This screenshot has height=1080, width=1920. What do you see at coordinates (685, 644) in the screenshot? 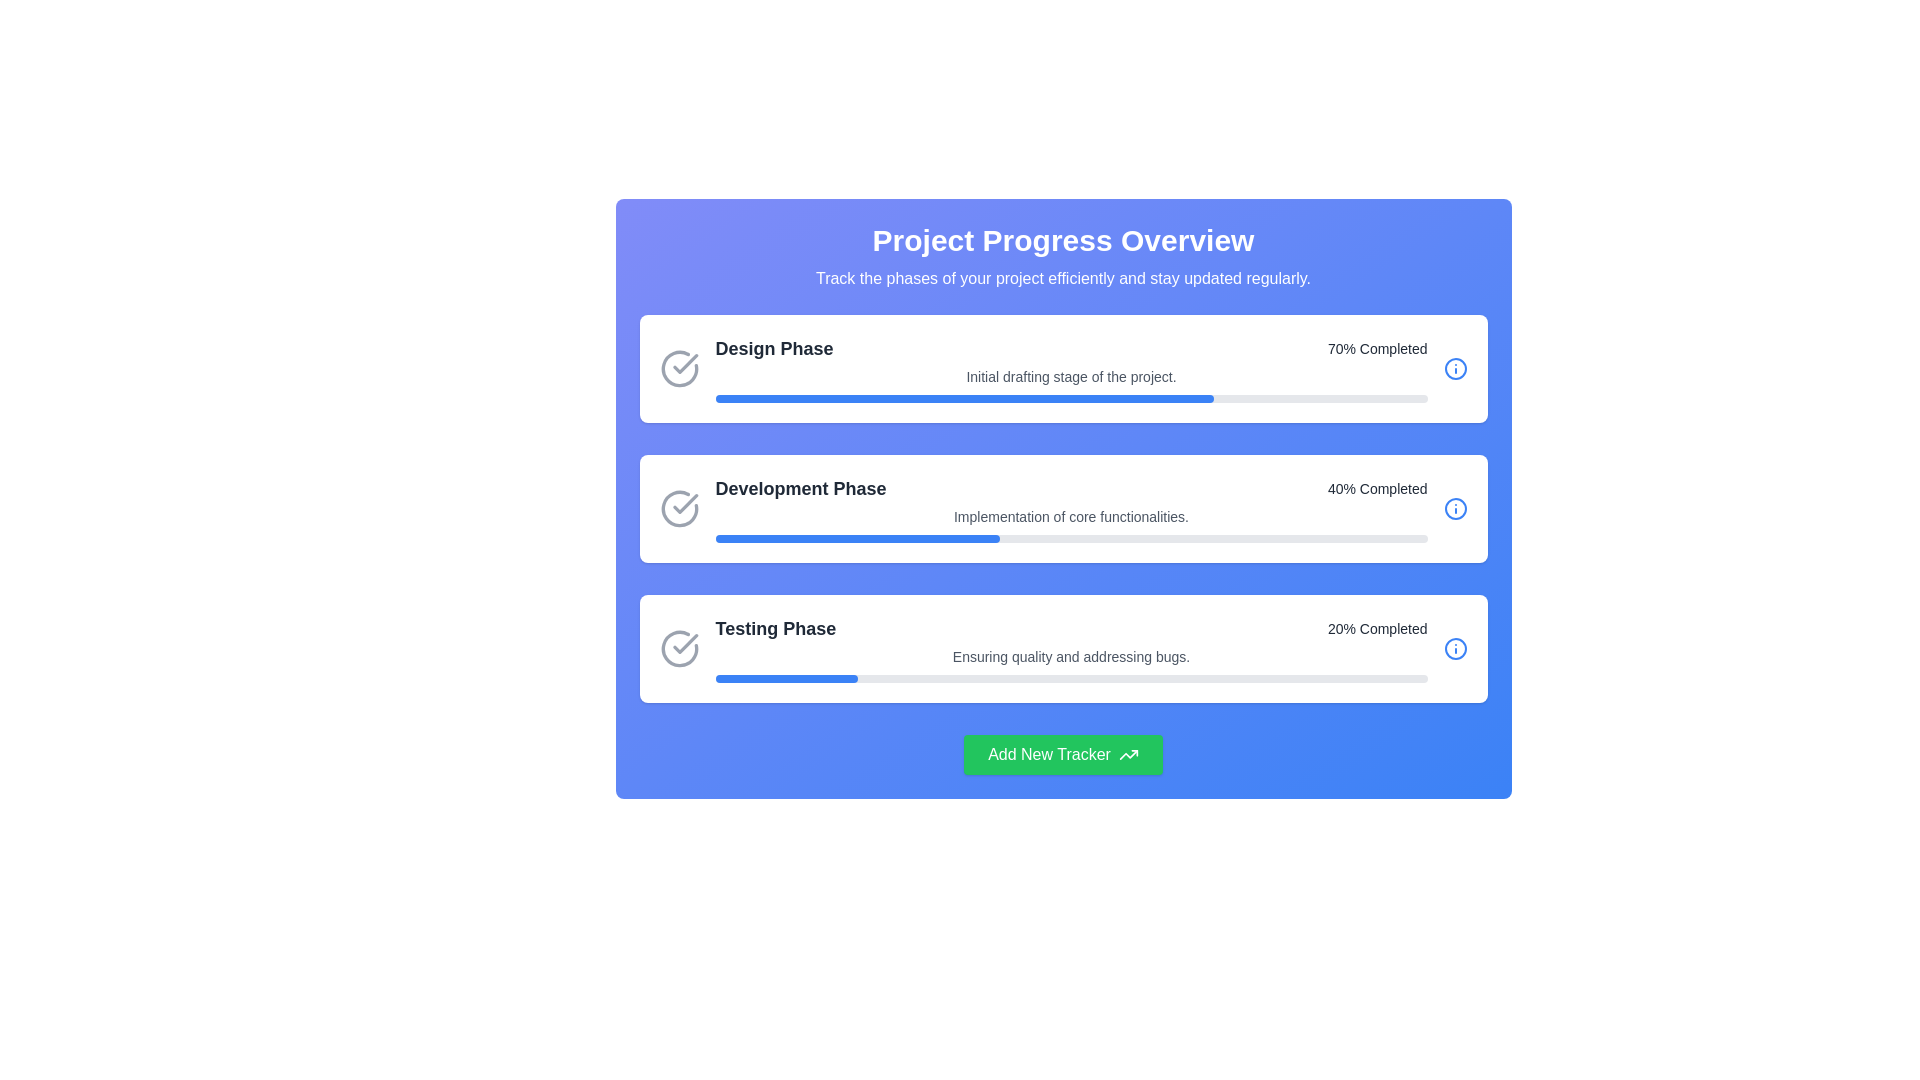
I see `the Checkmark within a Circle icon located in the 'Testing Phase' panel to indicate the phase is acknowledged or in progress` at bounding box center [685, 644].